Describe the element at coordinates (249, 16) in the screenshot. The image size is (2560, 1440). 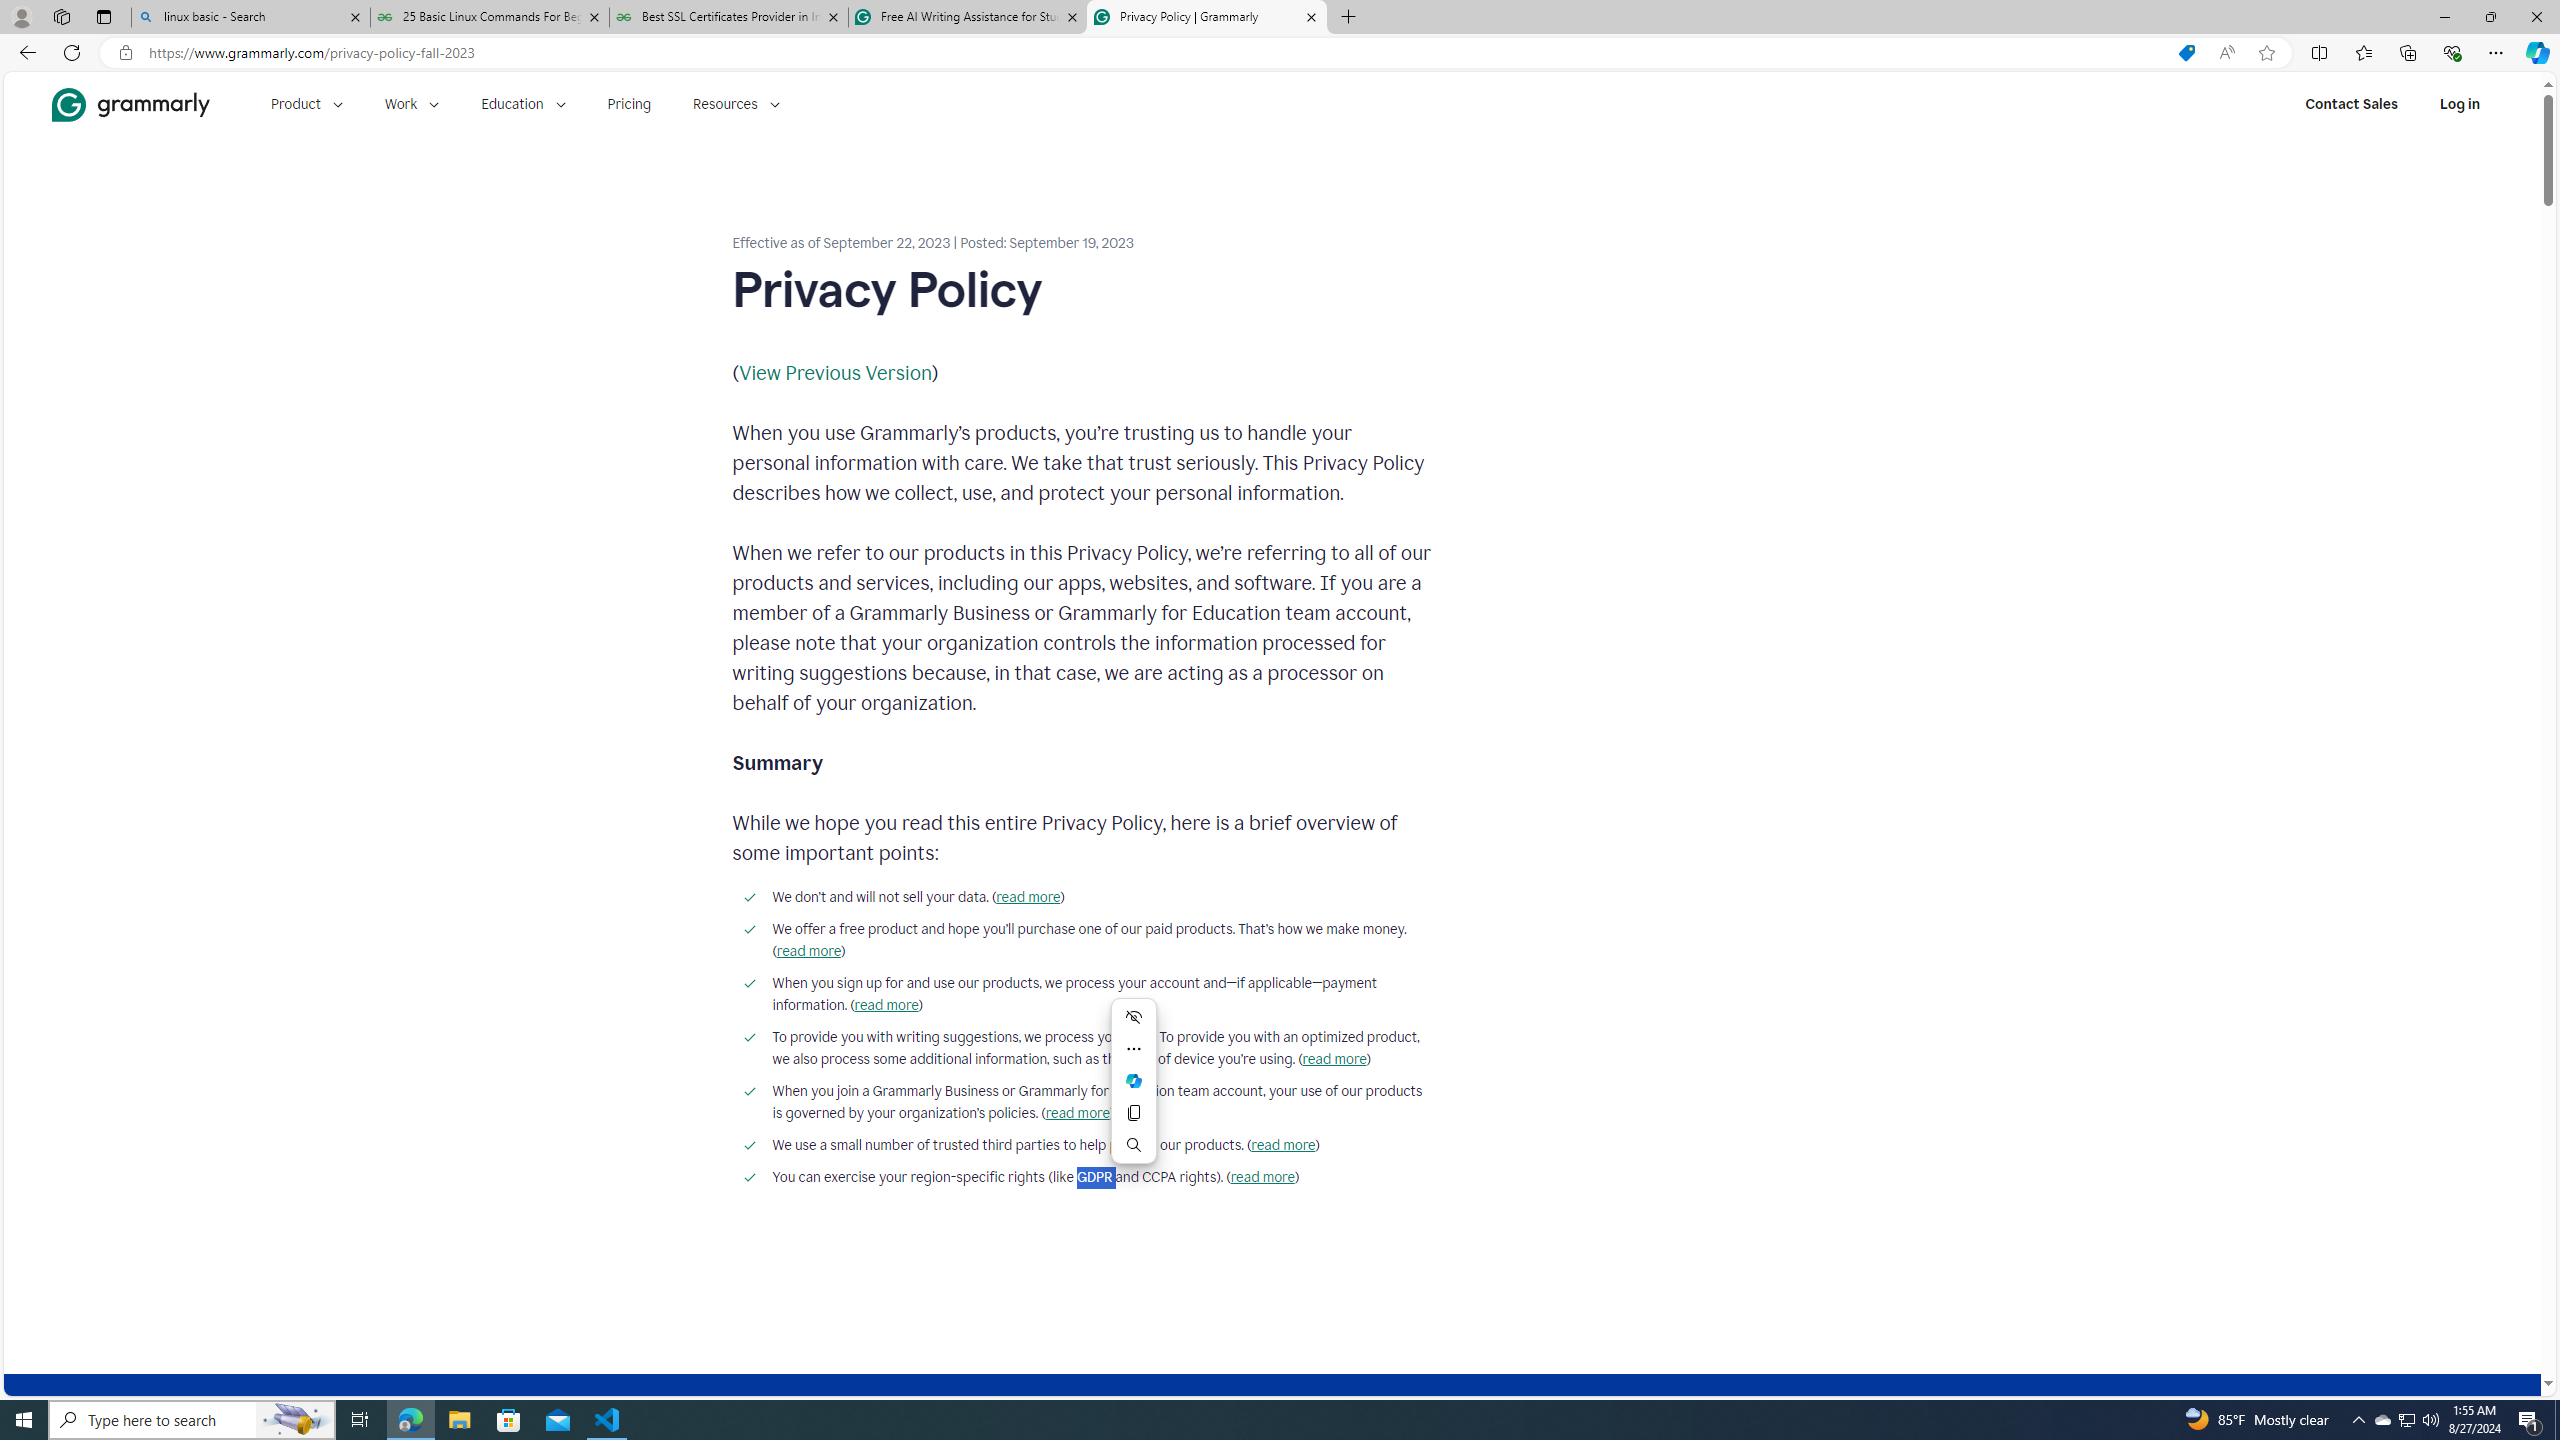
I see `'linux basic - Search'` at that location.